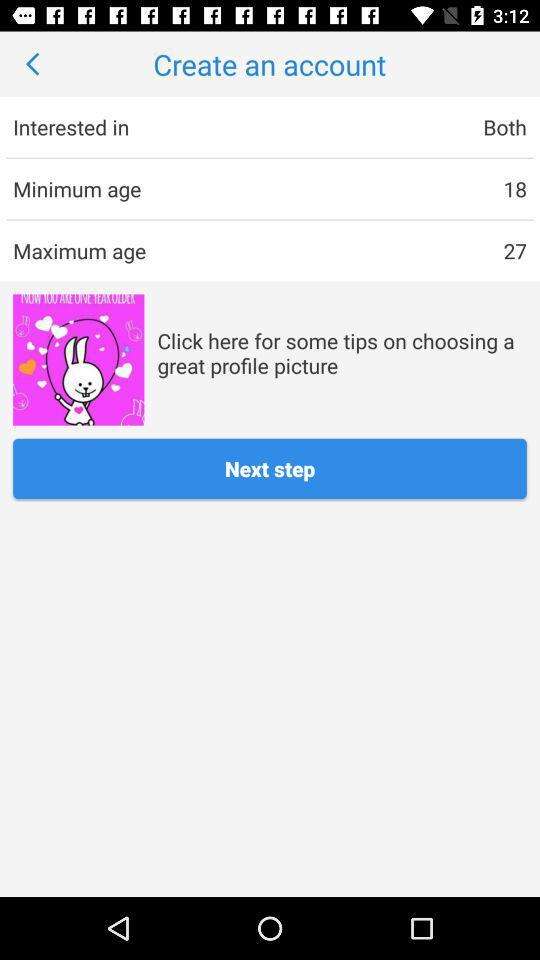 The height and width of the screenshot is (960, 540). Describe the element at coordinates (77, 360) in the screenshot. I see `the app next to the click here for item` at that location.